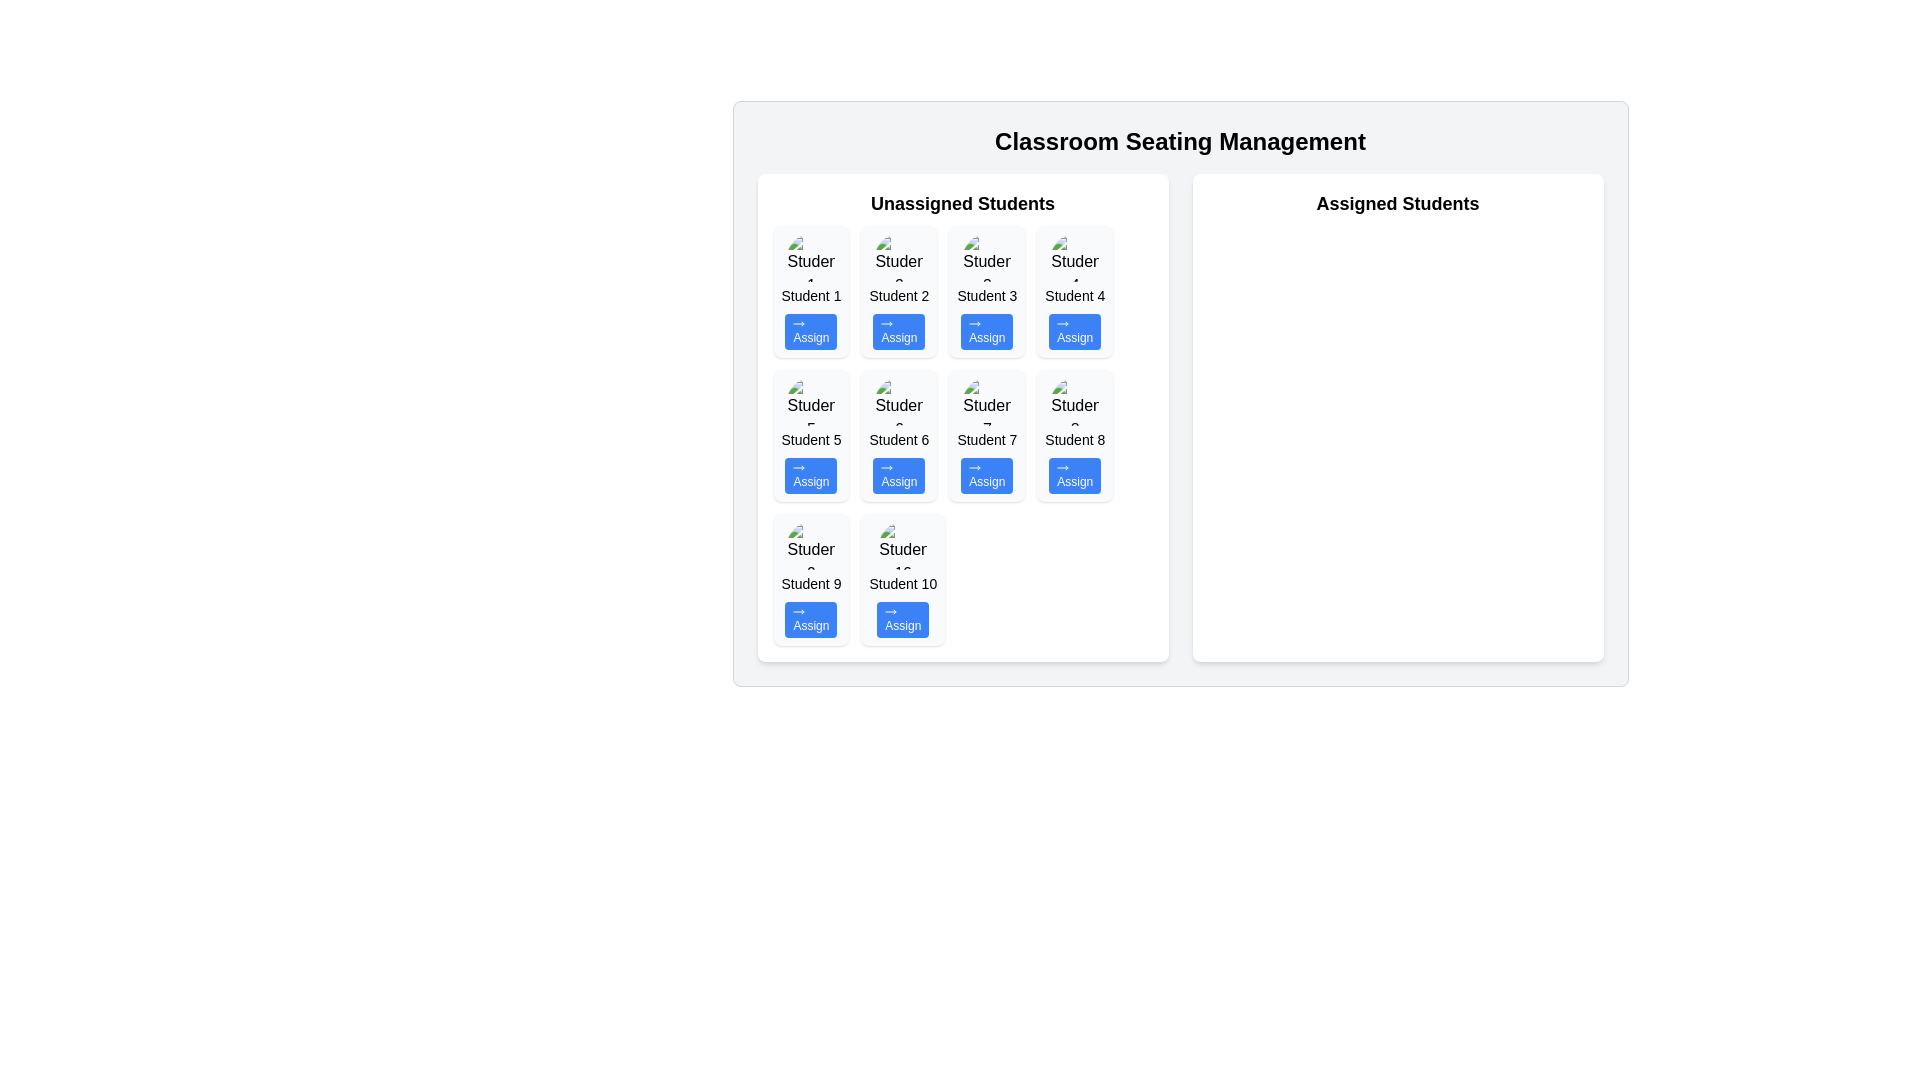  I want to click on the rightward-pointing arrow icon within the 'Assign' button for 'Student 9' in the 'Unassigned Students' section, so click(798, 611).